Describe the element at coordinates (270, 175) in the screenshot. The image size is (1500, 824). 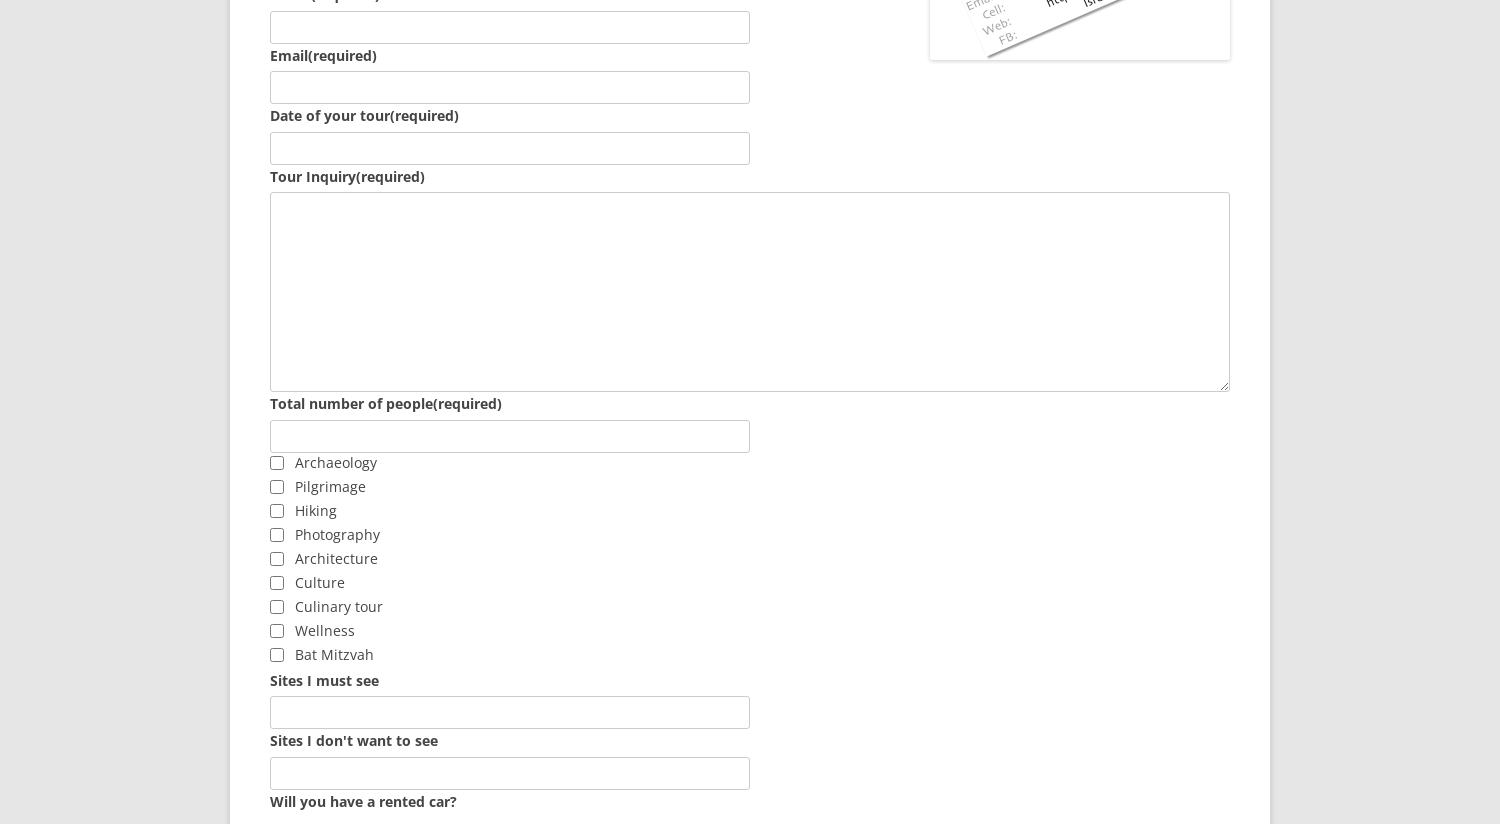
I see `'Tour Inquiry'` at that location.